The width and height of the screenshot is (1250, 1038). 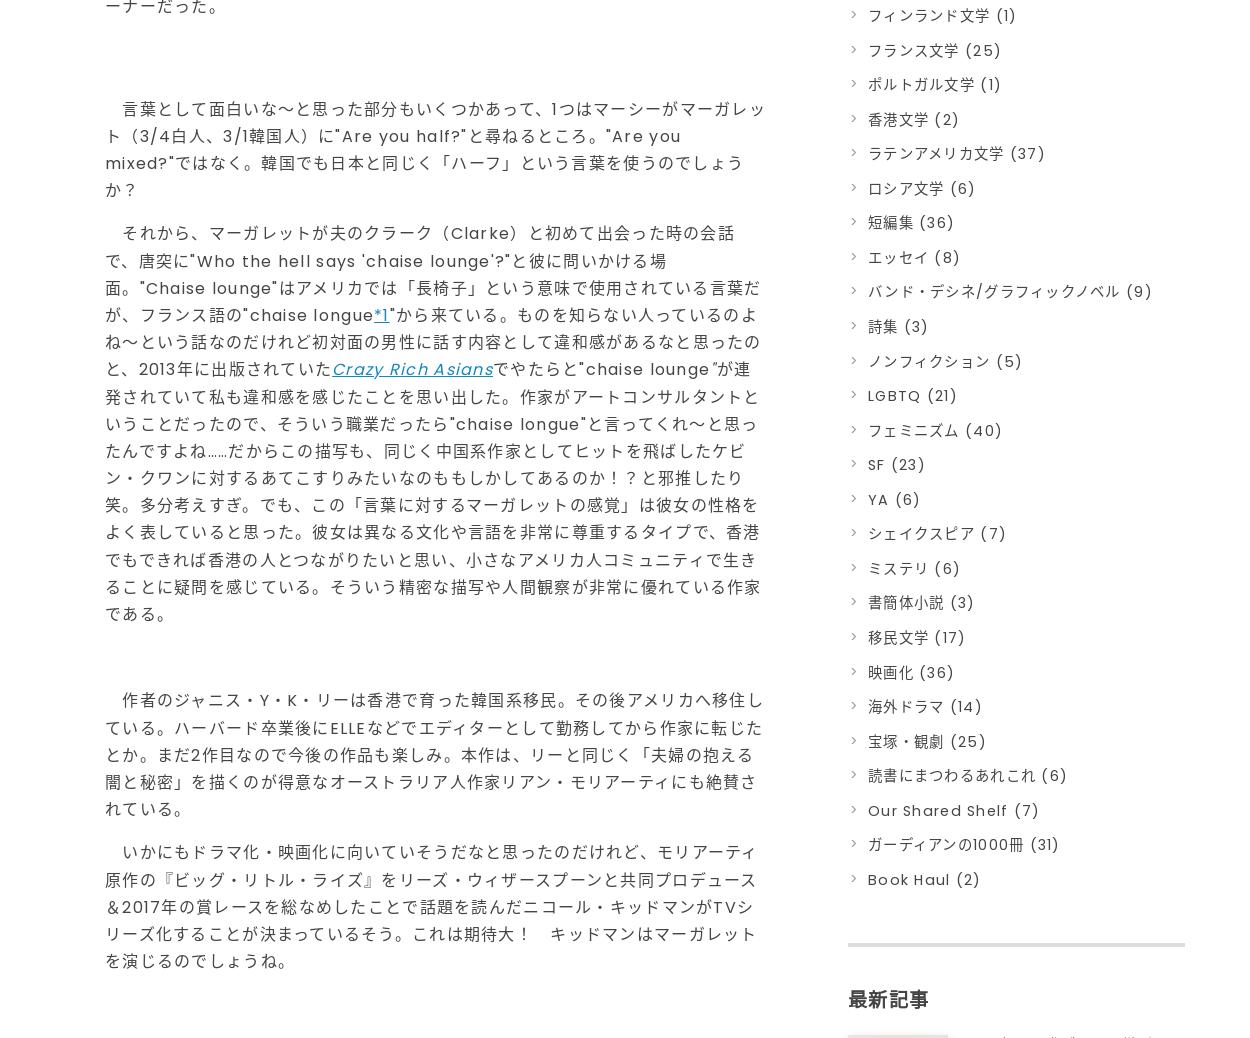 What do you see at coordinates (433, 274) in the screenshot?
I see `'それから、マーガレットが夫のクラーク（Clarke）と初めて出会った時の会話で、唐突に"Who the hell says 'chaise lounge'?"と彼に問いかける場面。"Chaise lounge"はアメリカでは「長椅子」という意味で使用されている言葉だが、フランス語の"chaise longue'` at bounding box center [433, 274].